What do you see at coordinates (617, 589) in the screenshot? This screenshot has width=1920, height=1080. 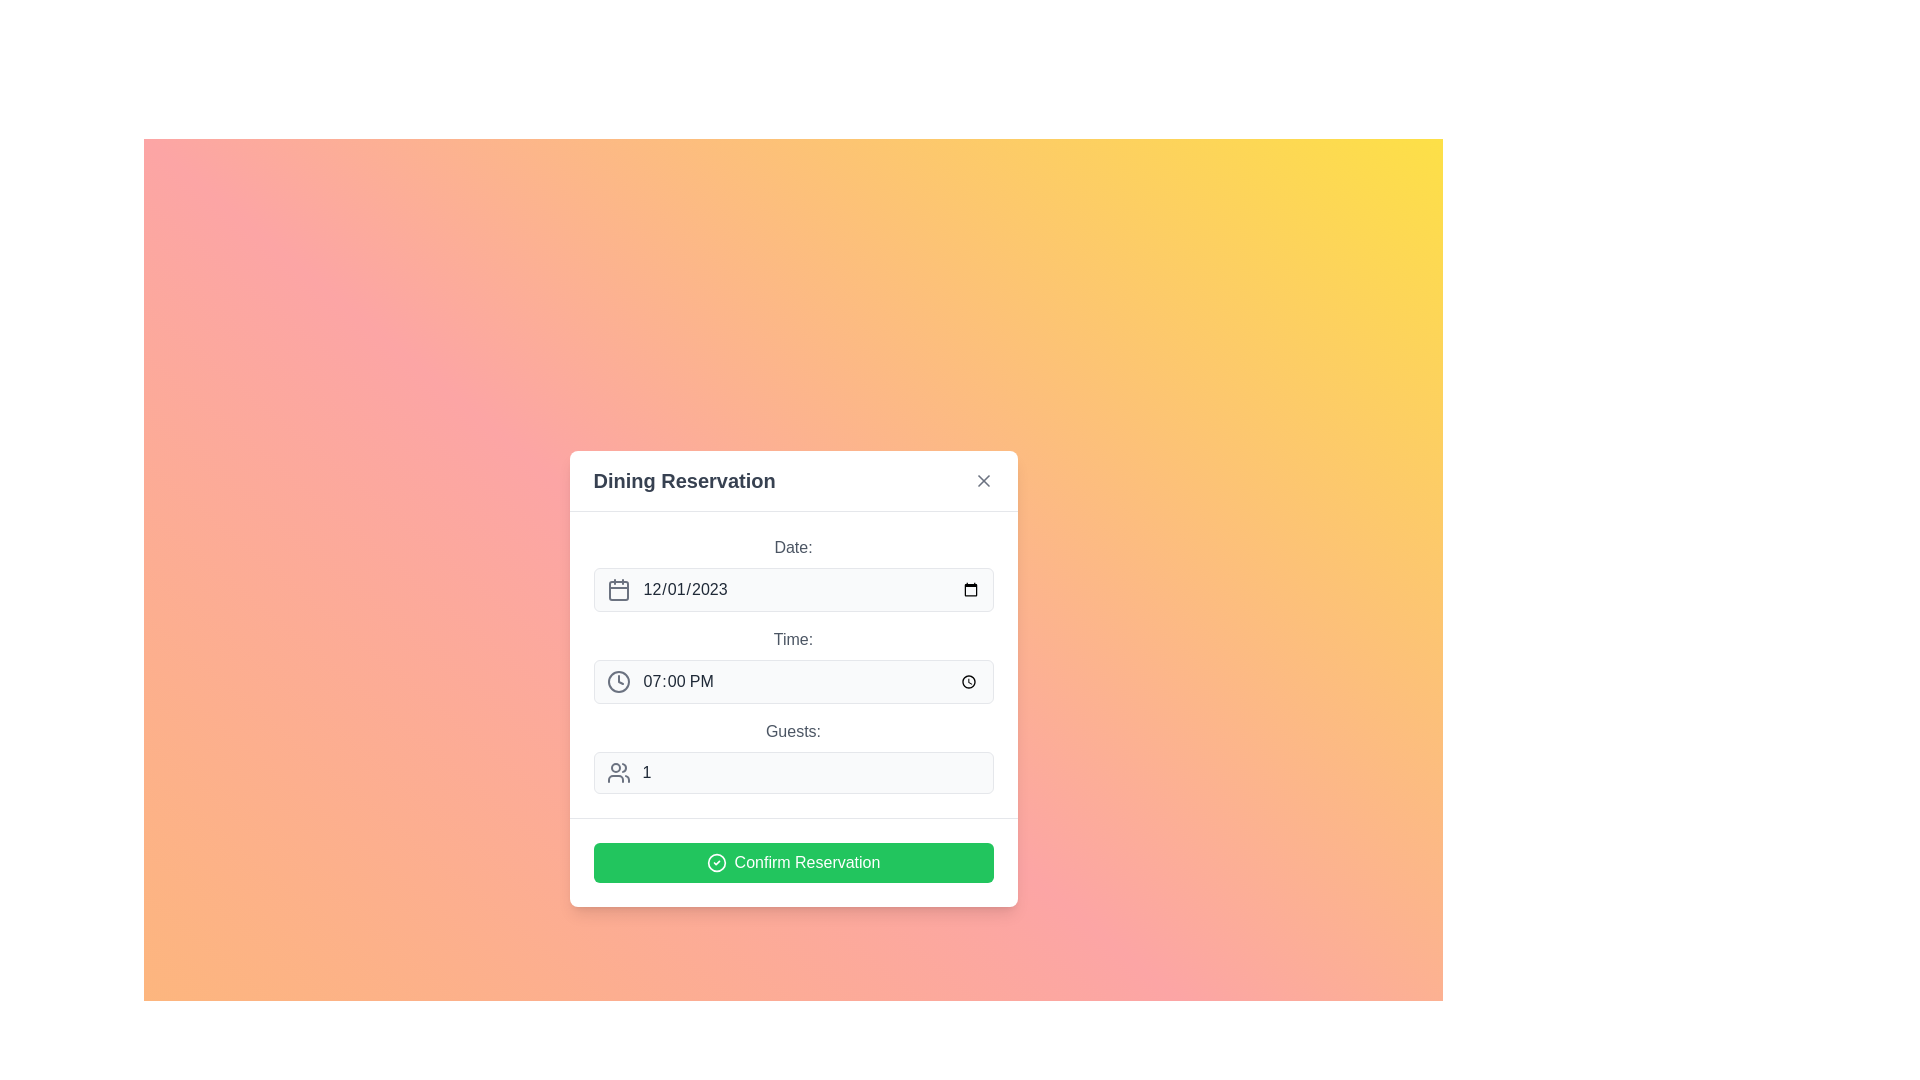 I see `the calendar icon that represents the 'Date' field in the 'Dining Reservation' form` at bounding box center [617, 589].